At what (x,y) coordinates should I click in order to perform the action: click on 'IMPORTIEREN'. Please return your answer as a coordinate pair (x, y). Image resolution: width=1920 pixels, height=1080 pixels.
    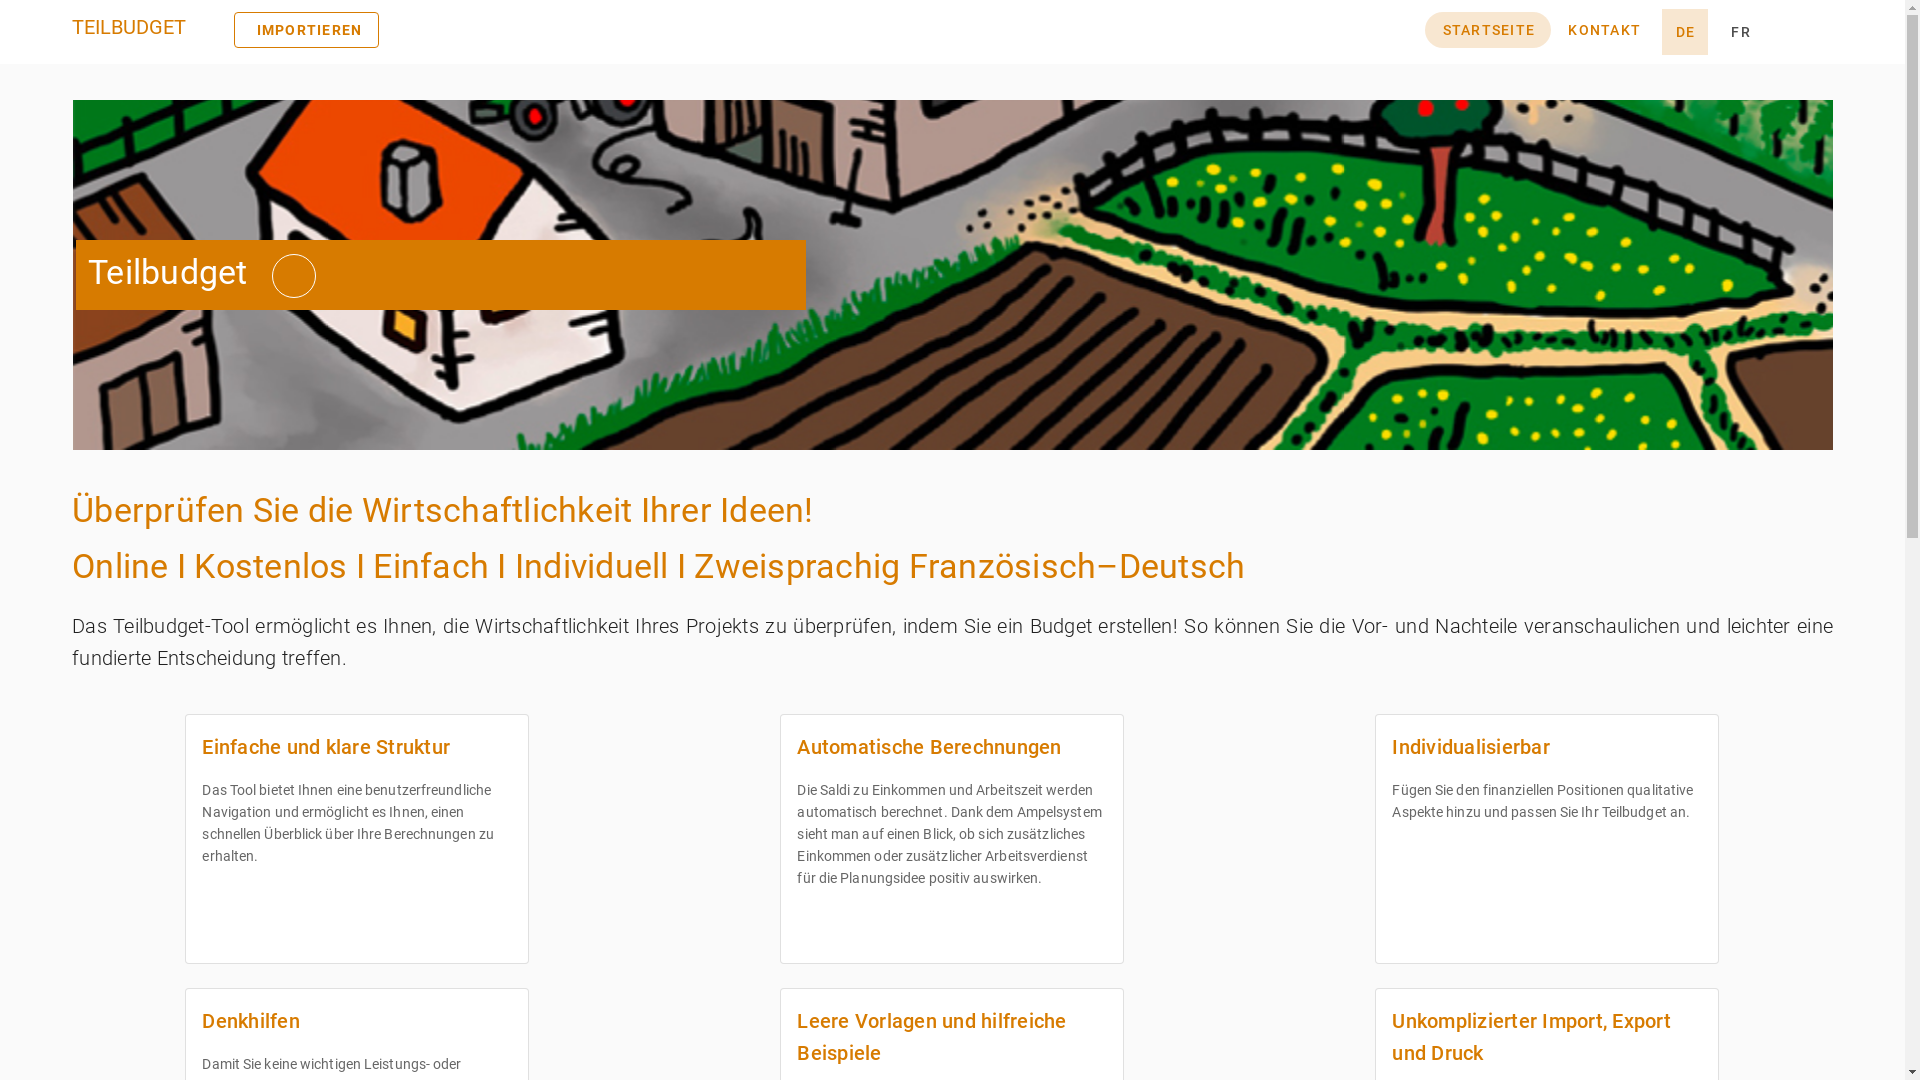
    Looking at the image, I should click on (234, 30).